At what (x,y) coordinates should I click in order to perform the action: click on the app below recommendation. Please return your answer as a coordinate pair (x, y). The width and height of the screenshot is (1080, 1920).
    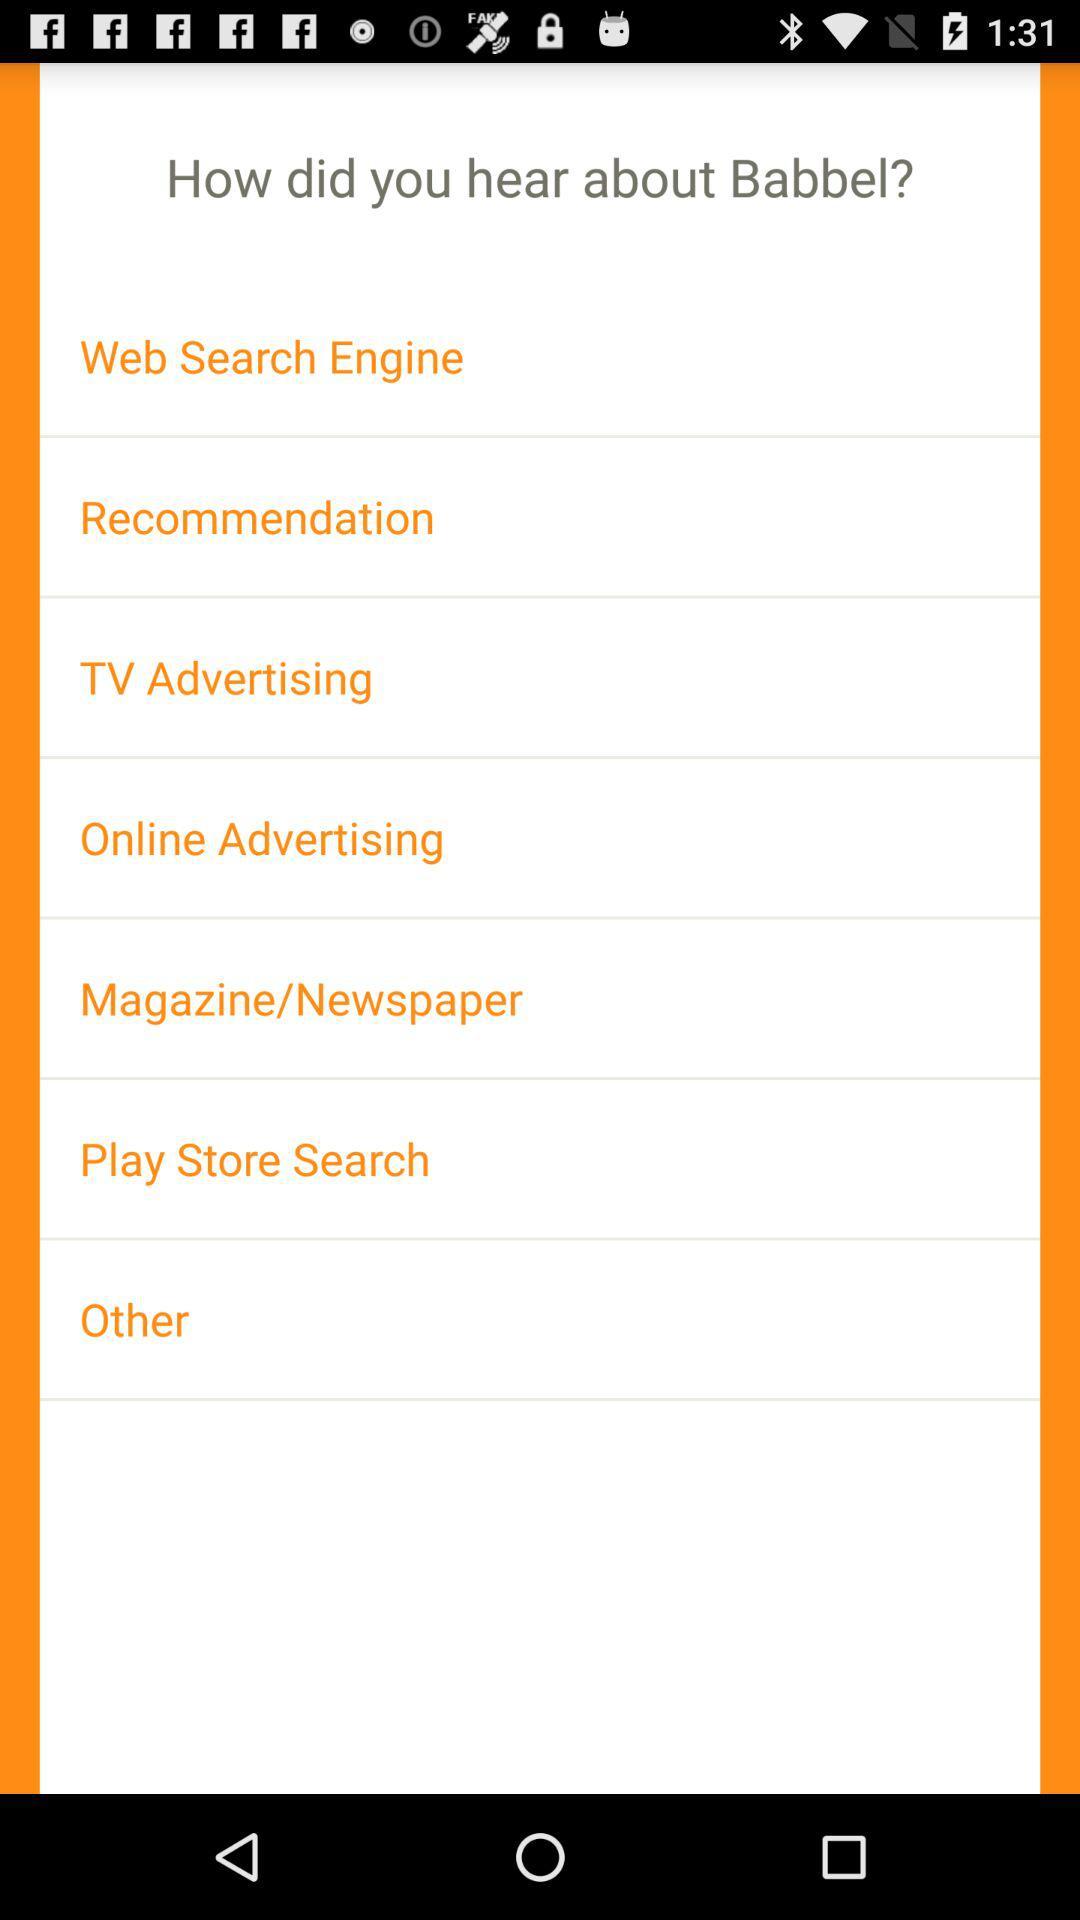
    Looking at the image, I should click on (540, 677).